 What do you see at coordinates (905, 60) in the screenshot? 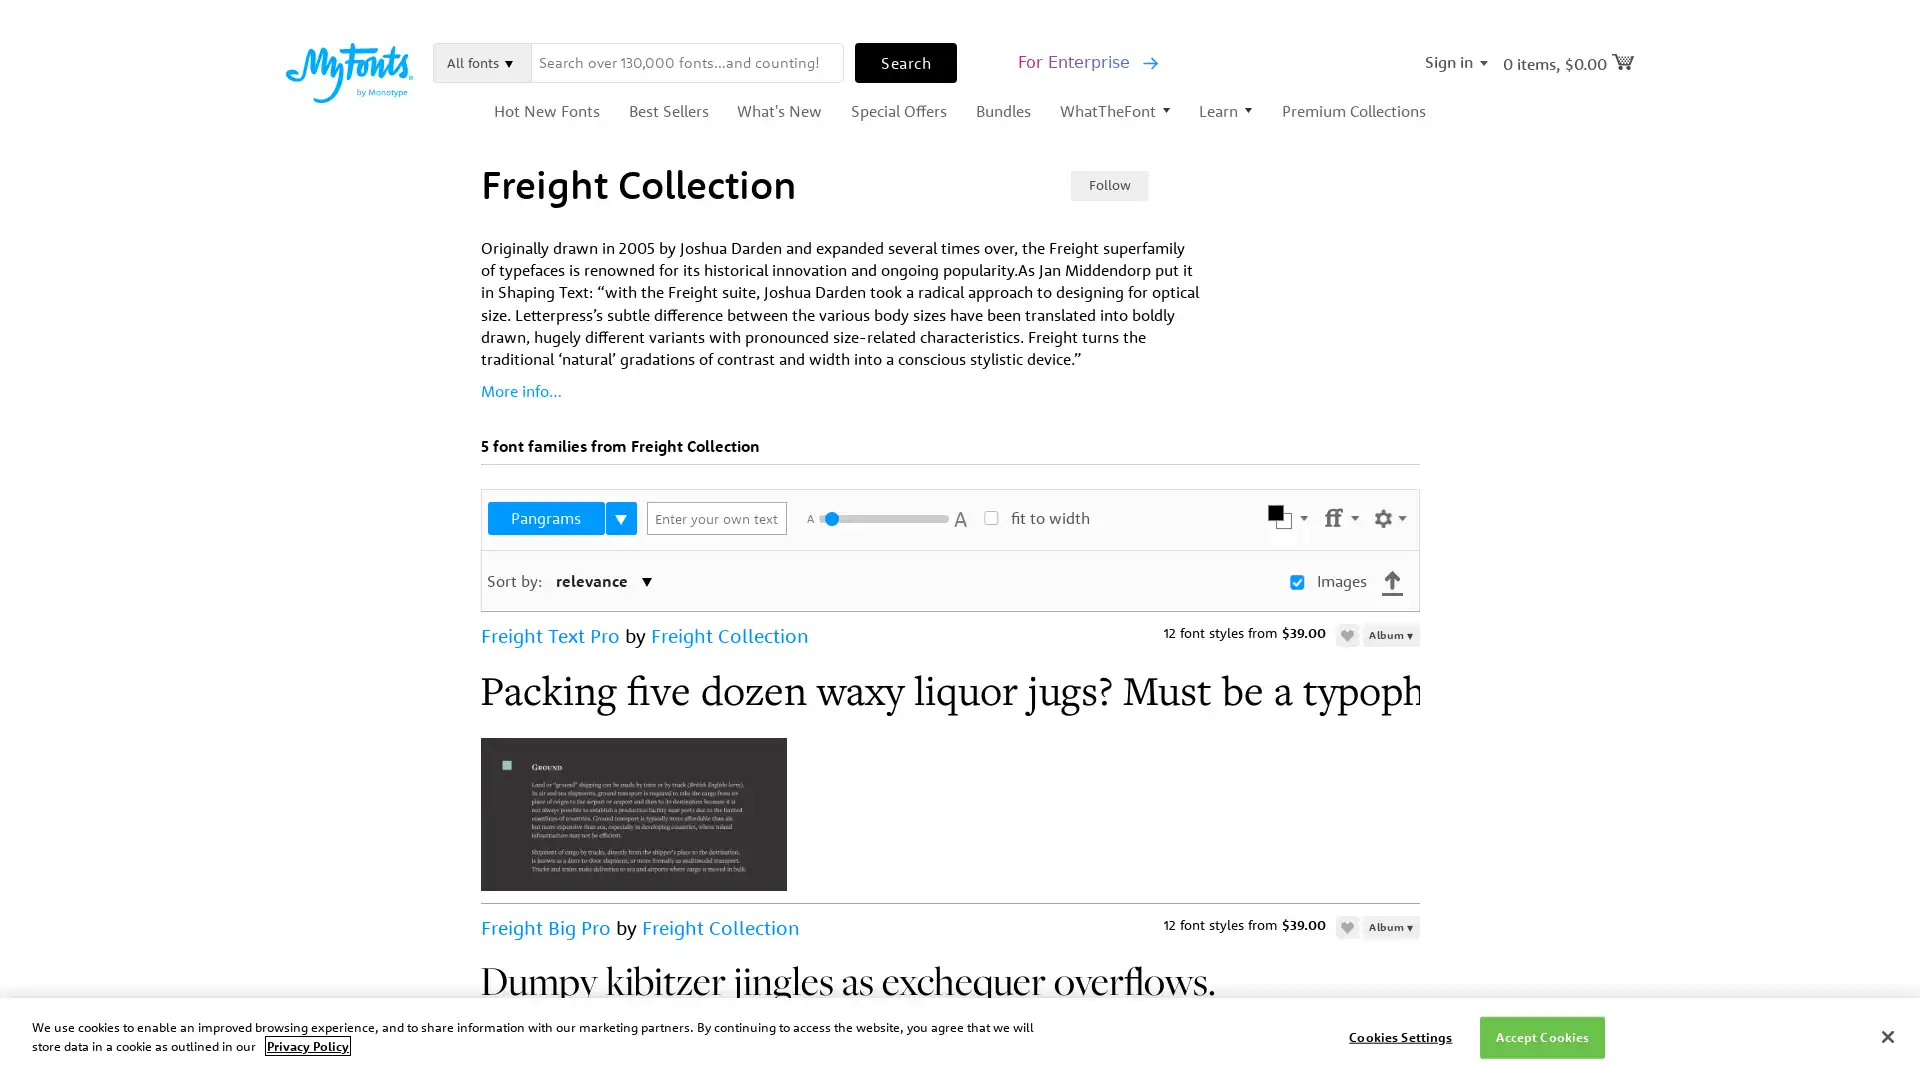
I see `Search` at bounding box center [905, 60].